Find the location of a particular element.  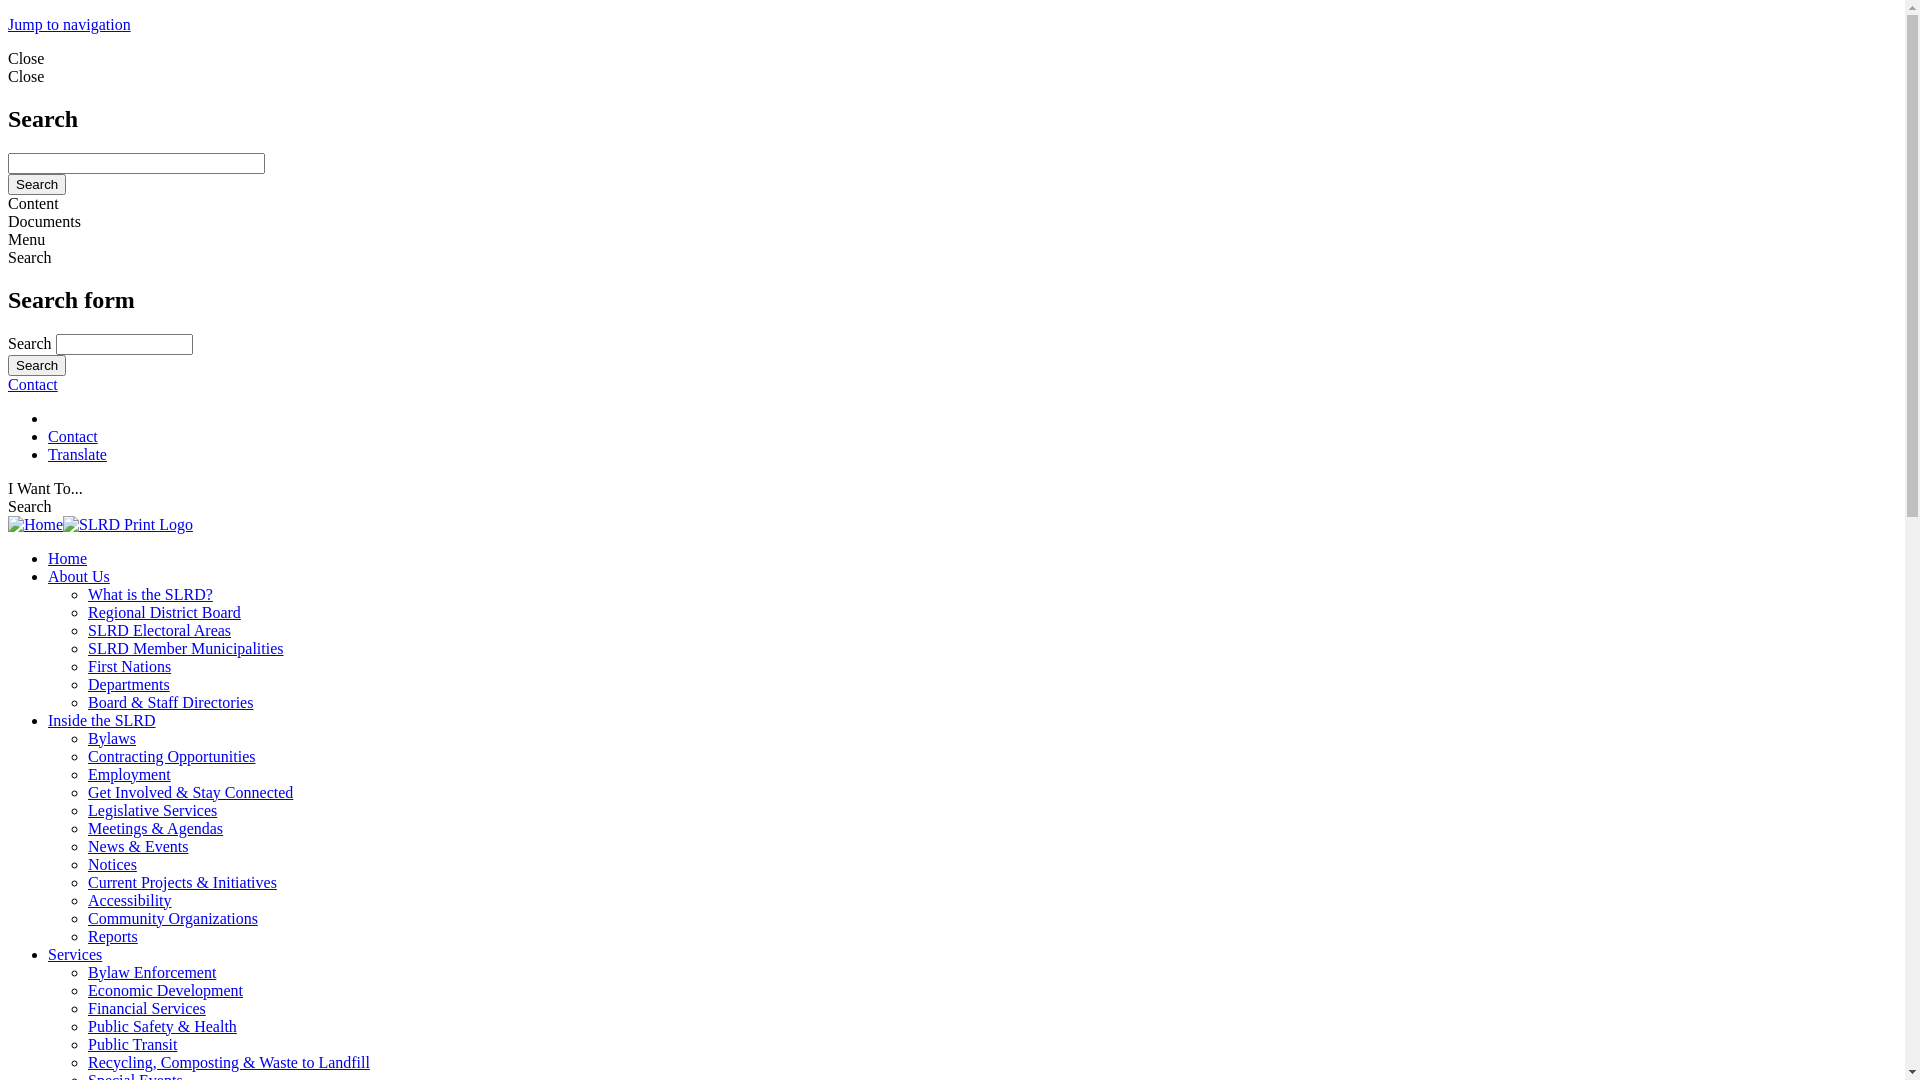

'Bylaws' is located at coordinates (110, 738).